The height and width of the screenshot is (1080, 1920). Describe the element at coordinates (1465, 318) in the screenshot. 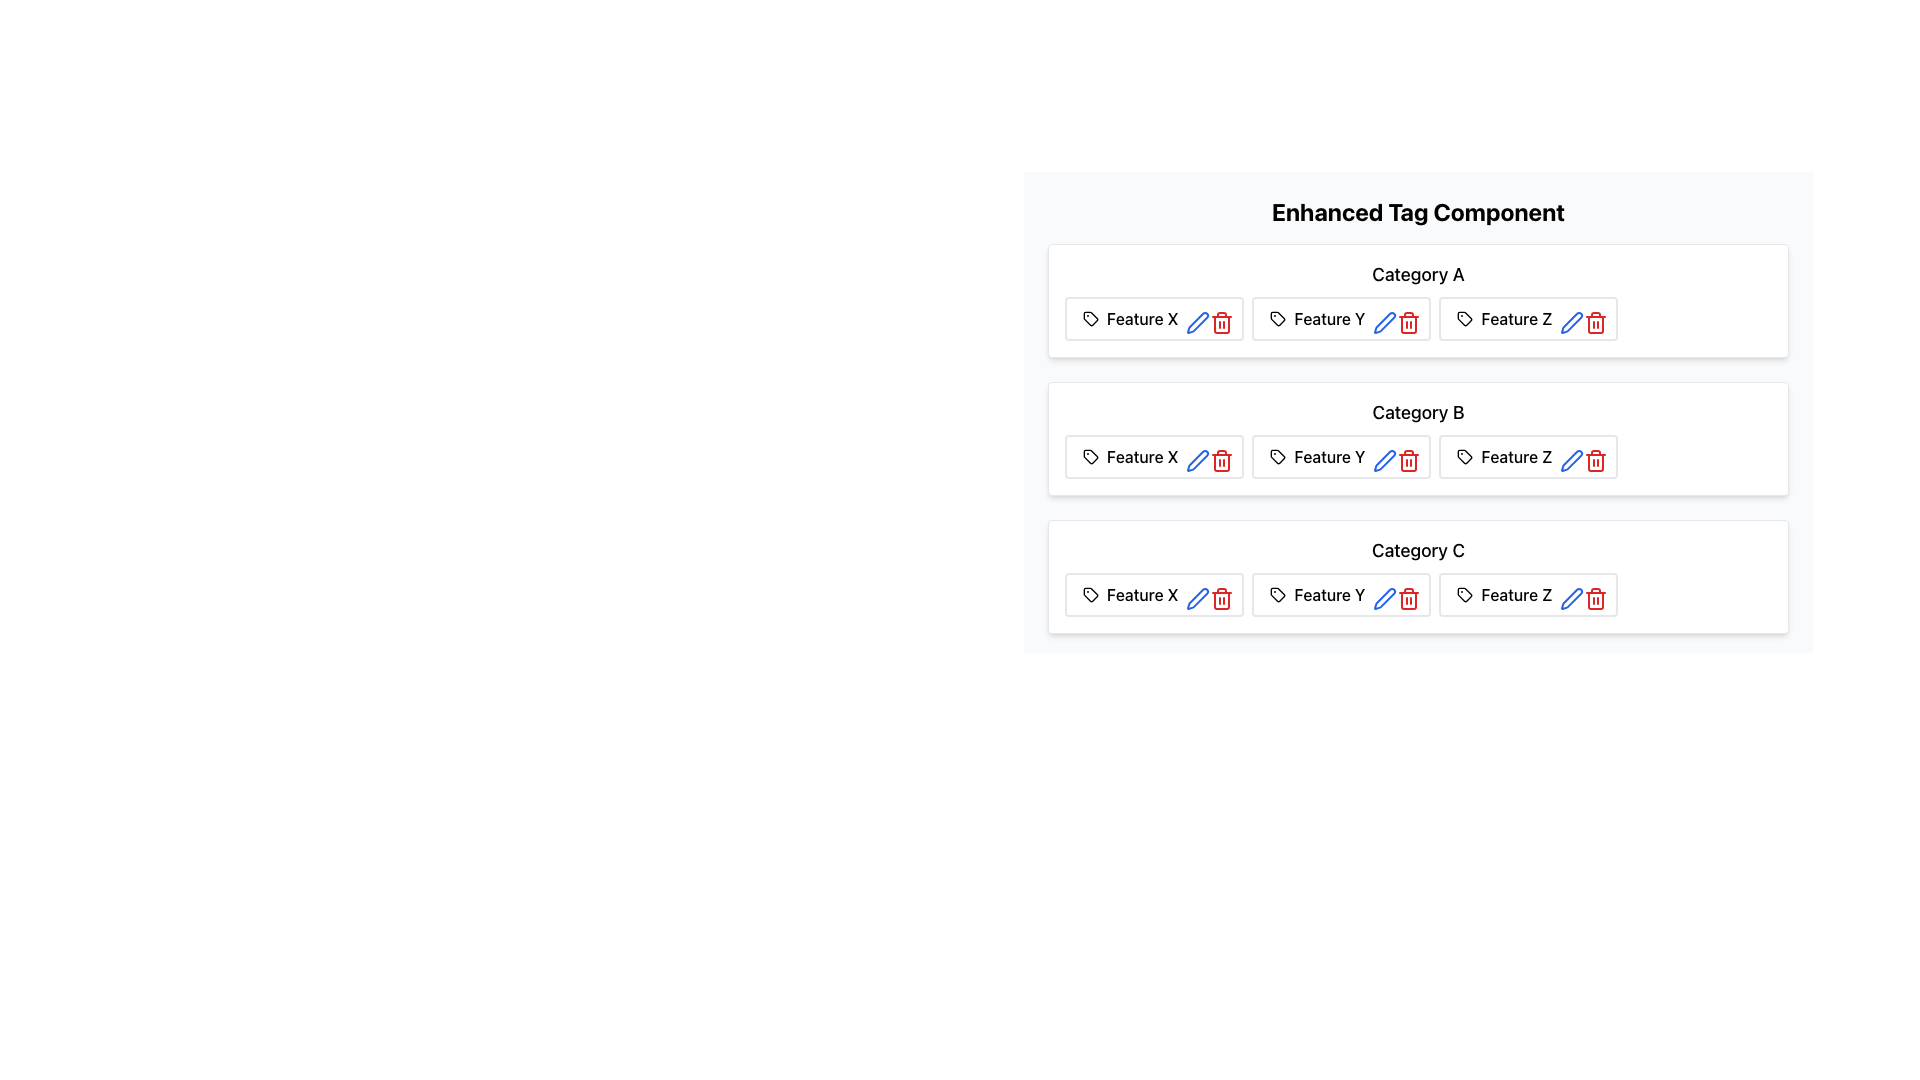

I see `the leftmost icon in the 'Category A' section of the 'Enhanced Tag Component', which represents a tag or identifier for 'Feature Z'` at that location.